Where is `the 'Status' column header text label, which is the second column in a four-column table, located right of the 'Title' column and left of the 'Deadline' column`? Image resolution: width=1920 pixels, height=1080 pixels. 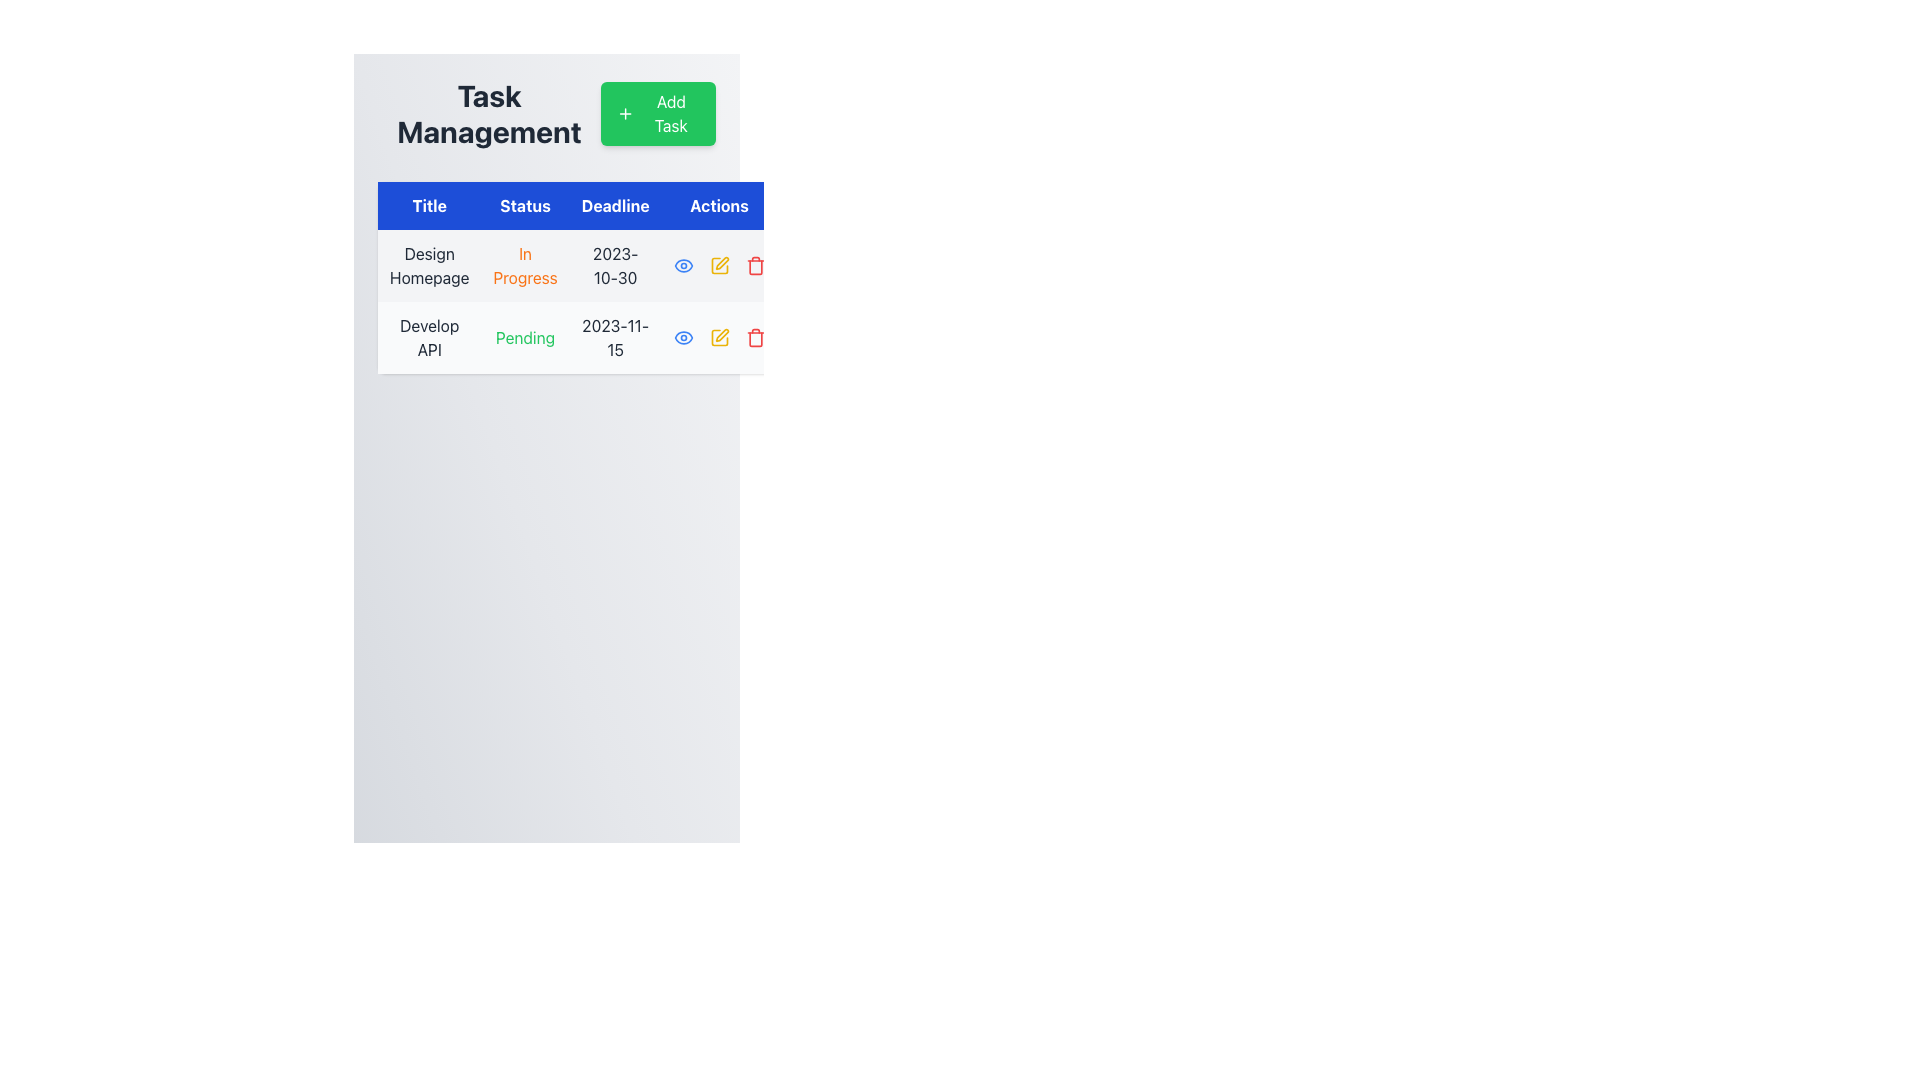 the 'Status' column header text label, which is the second column in a four-column table, located right of the 'Title' column and left of the 'Deadline' column is located at coordinates (525, 205).